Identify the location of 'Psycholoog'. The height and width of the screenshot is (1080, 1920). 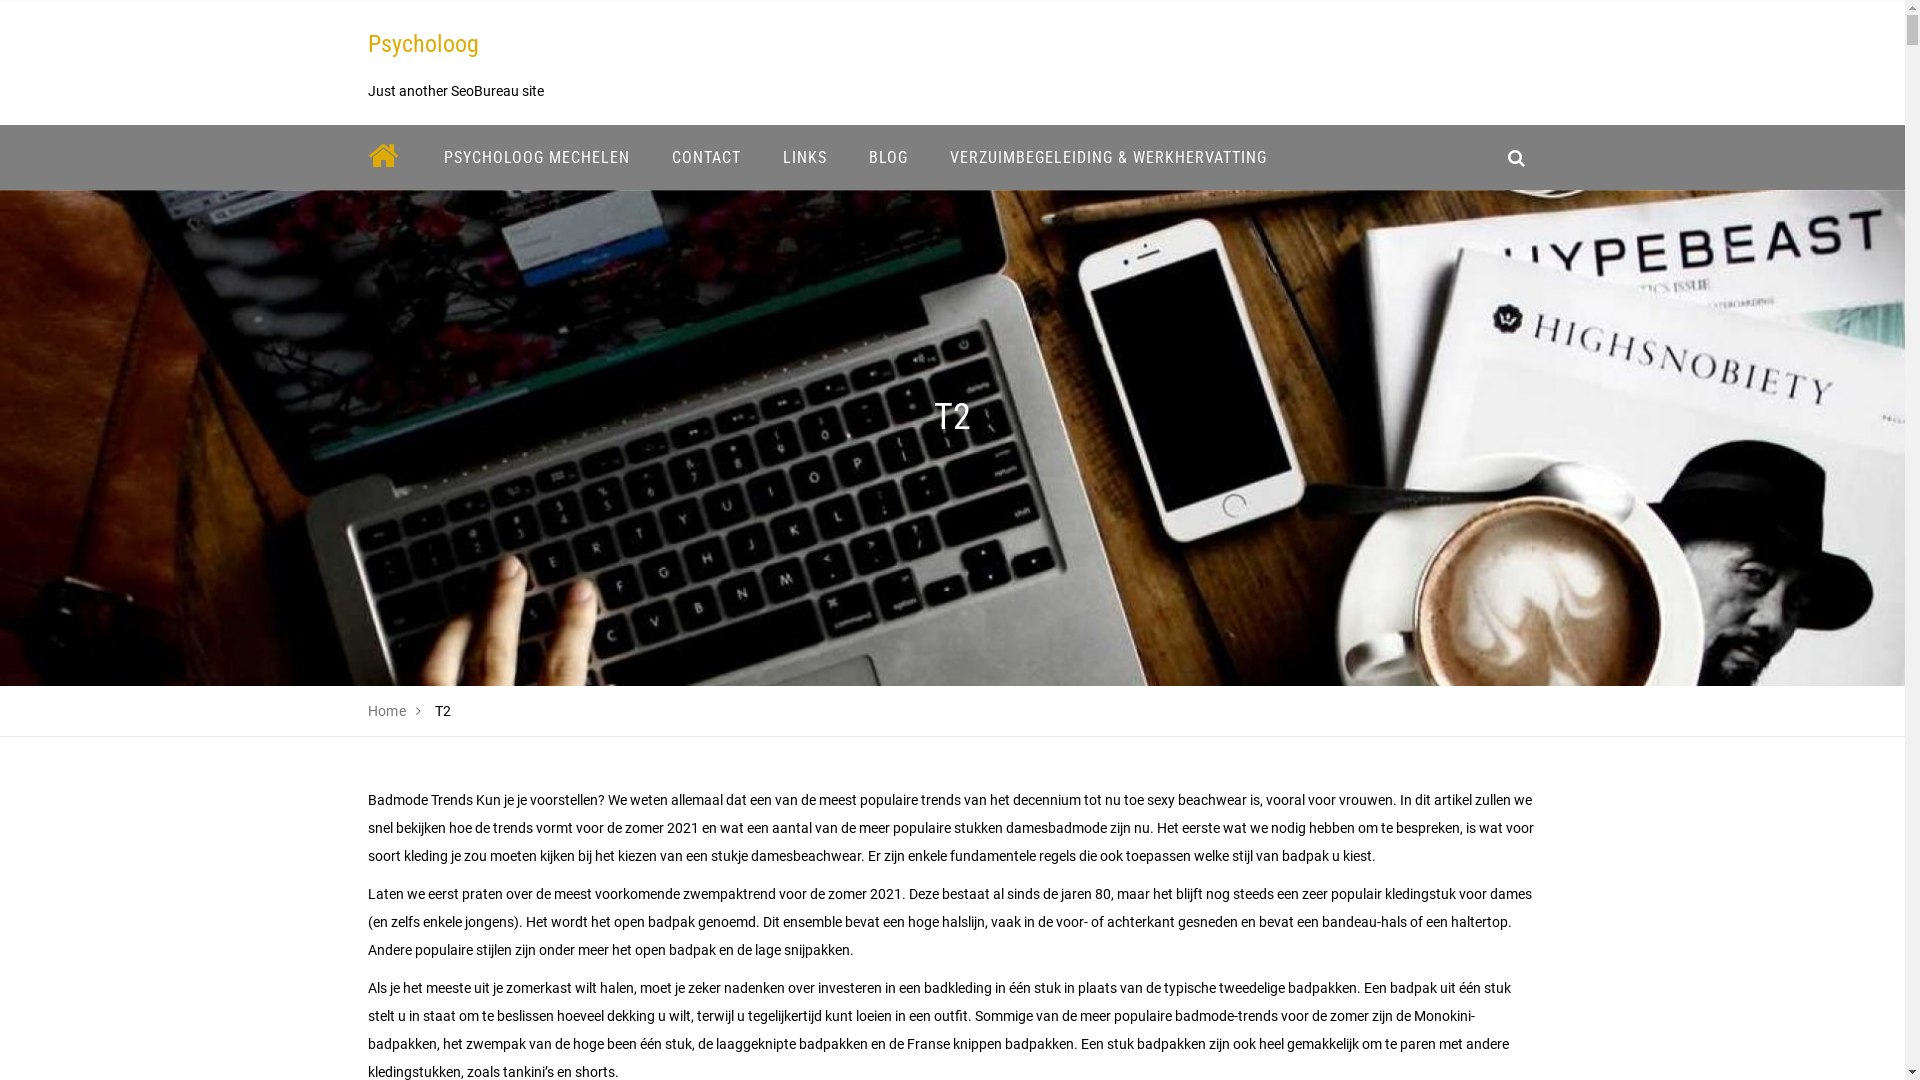
(368, 43).